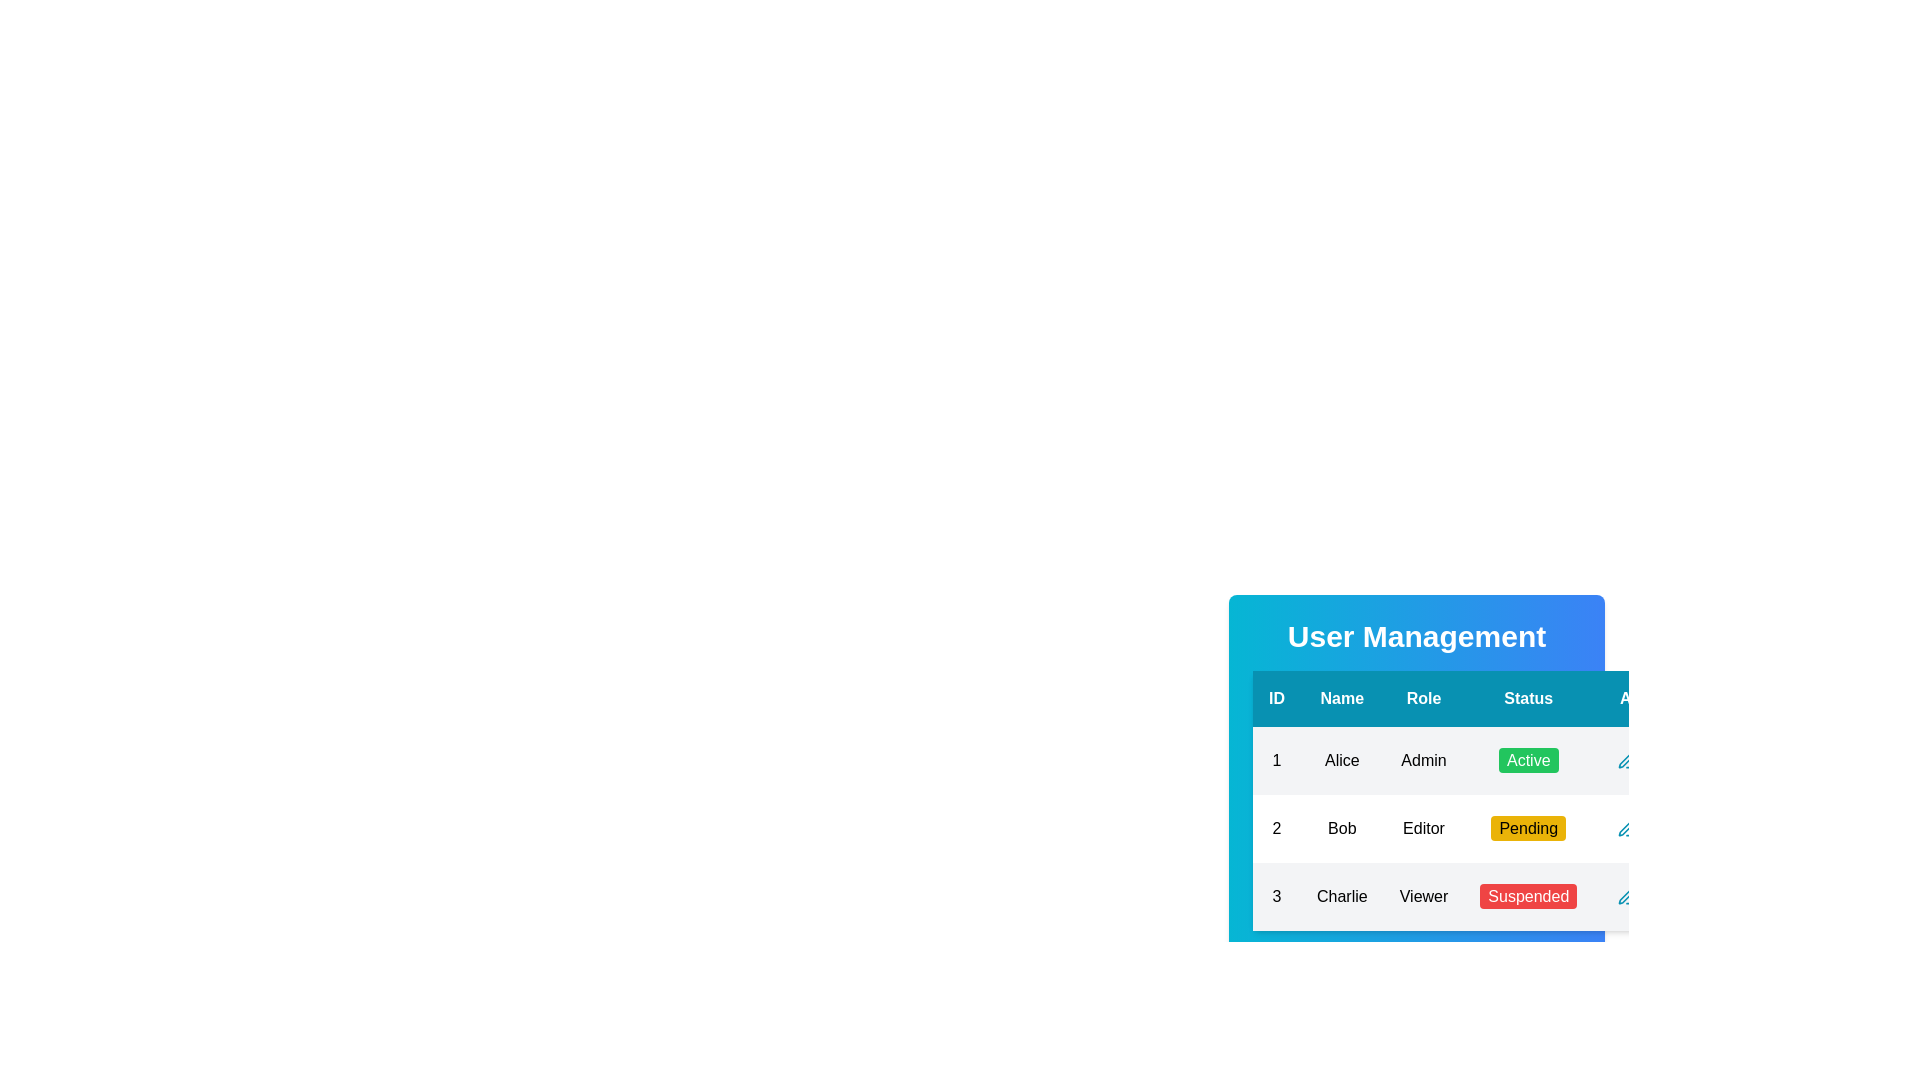 The width and height of the screenshot is (1920, 1080). What do you see at coordinates (1479, 760) in the screenshot?
I see `the green badge labeled 'Active' in the first row of the tabular structure to change its status` at bounding box center [1479, 760].